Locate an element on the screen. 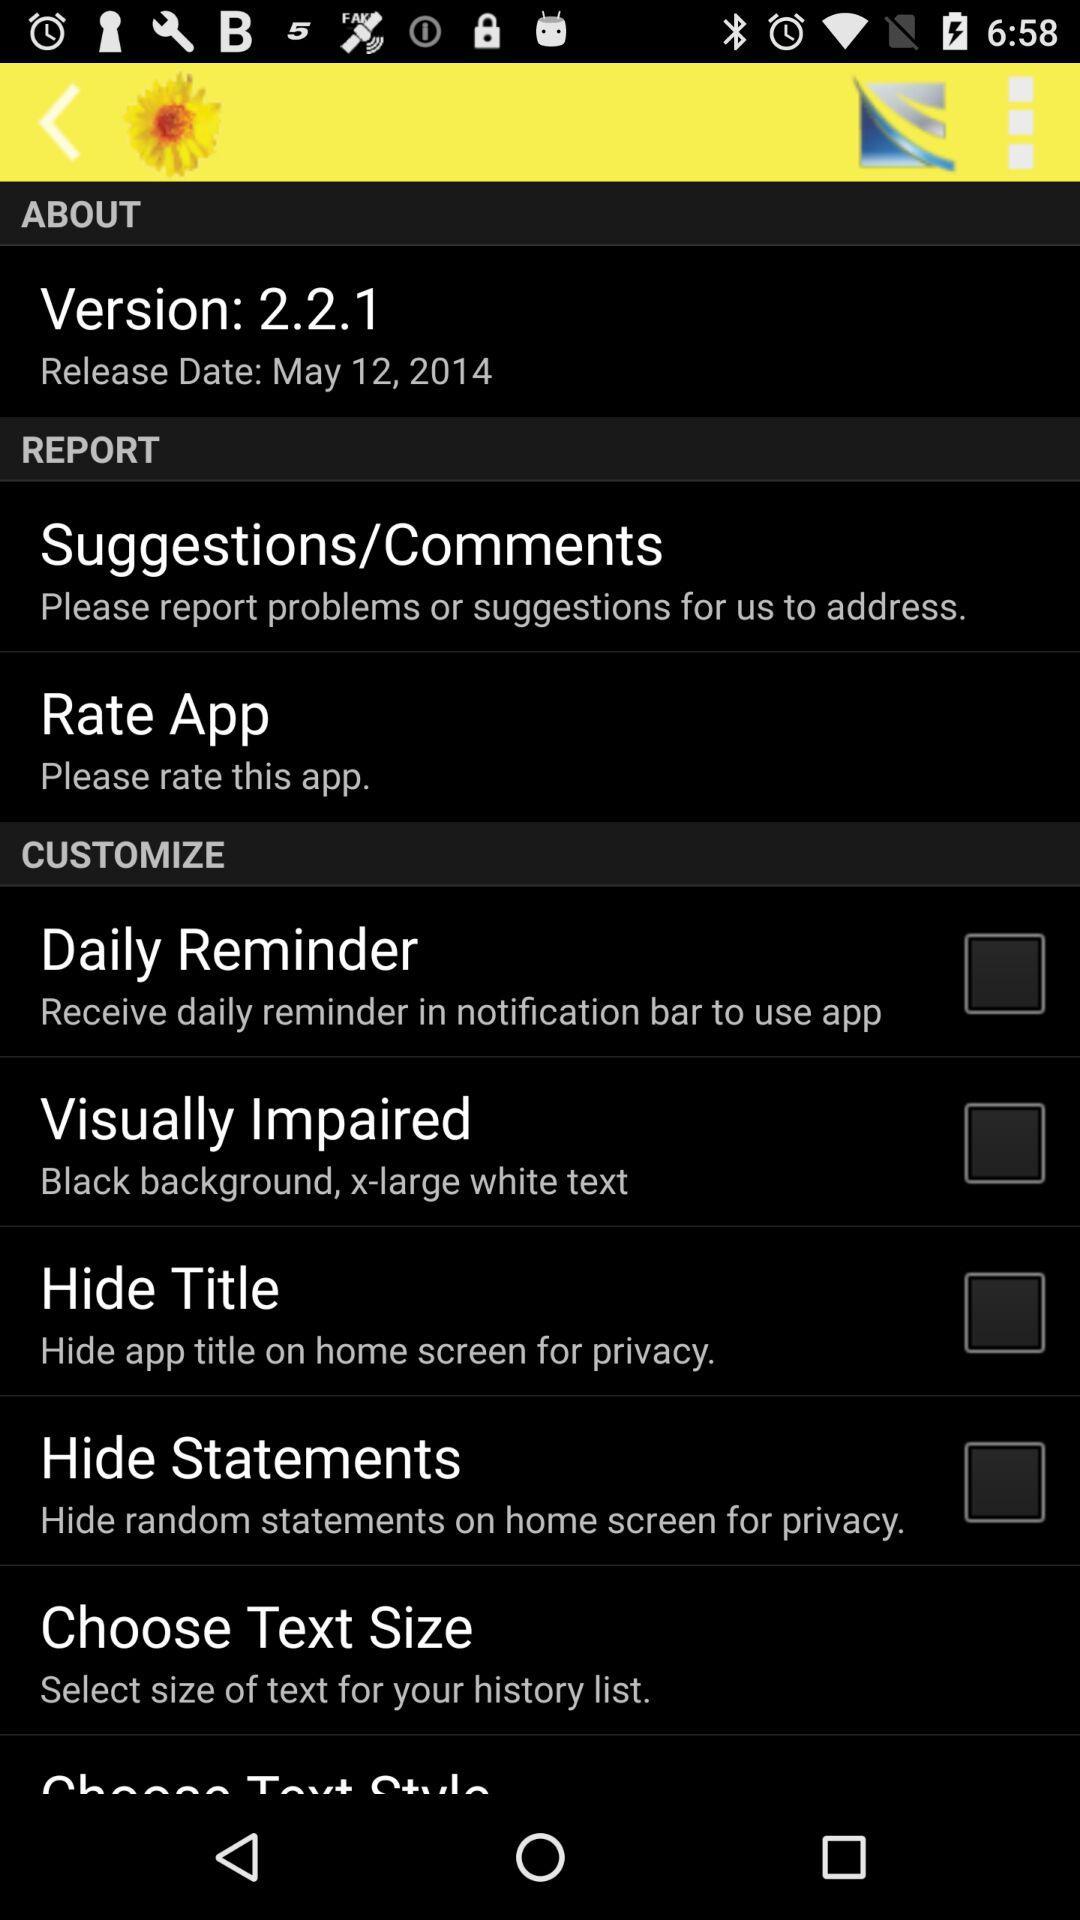 Image resolution: width=1080 pixels, height=1920 pixels. the about app is located at coordinates (540, 213).